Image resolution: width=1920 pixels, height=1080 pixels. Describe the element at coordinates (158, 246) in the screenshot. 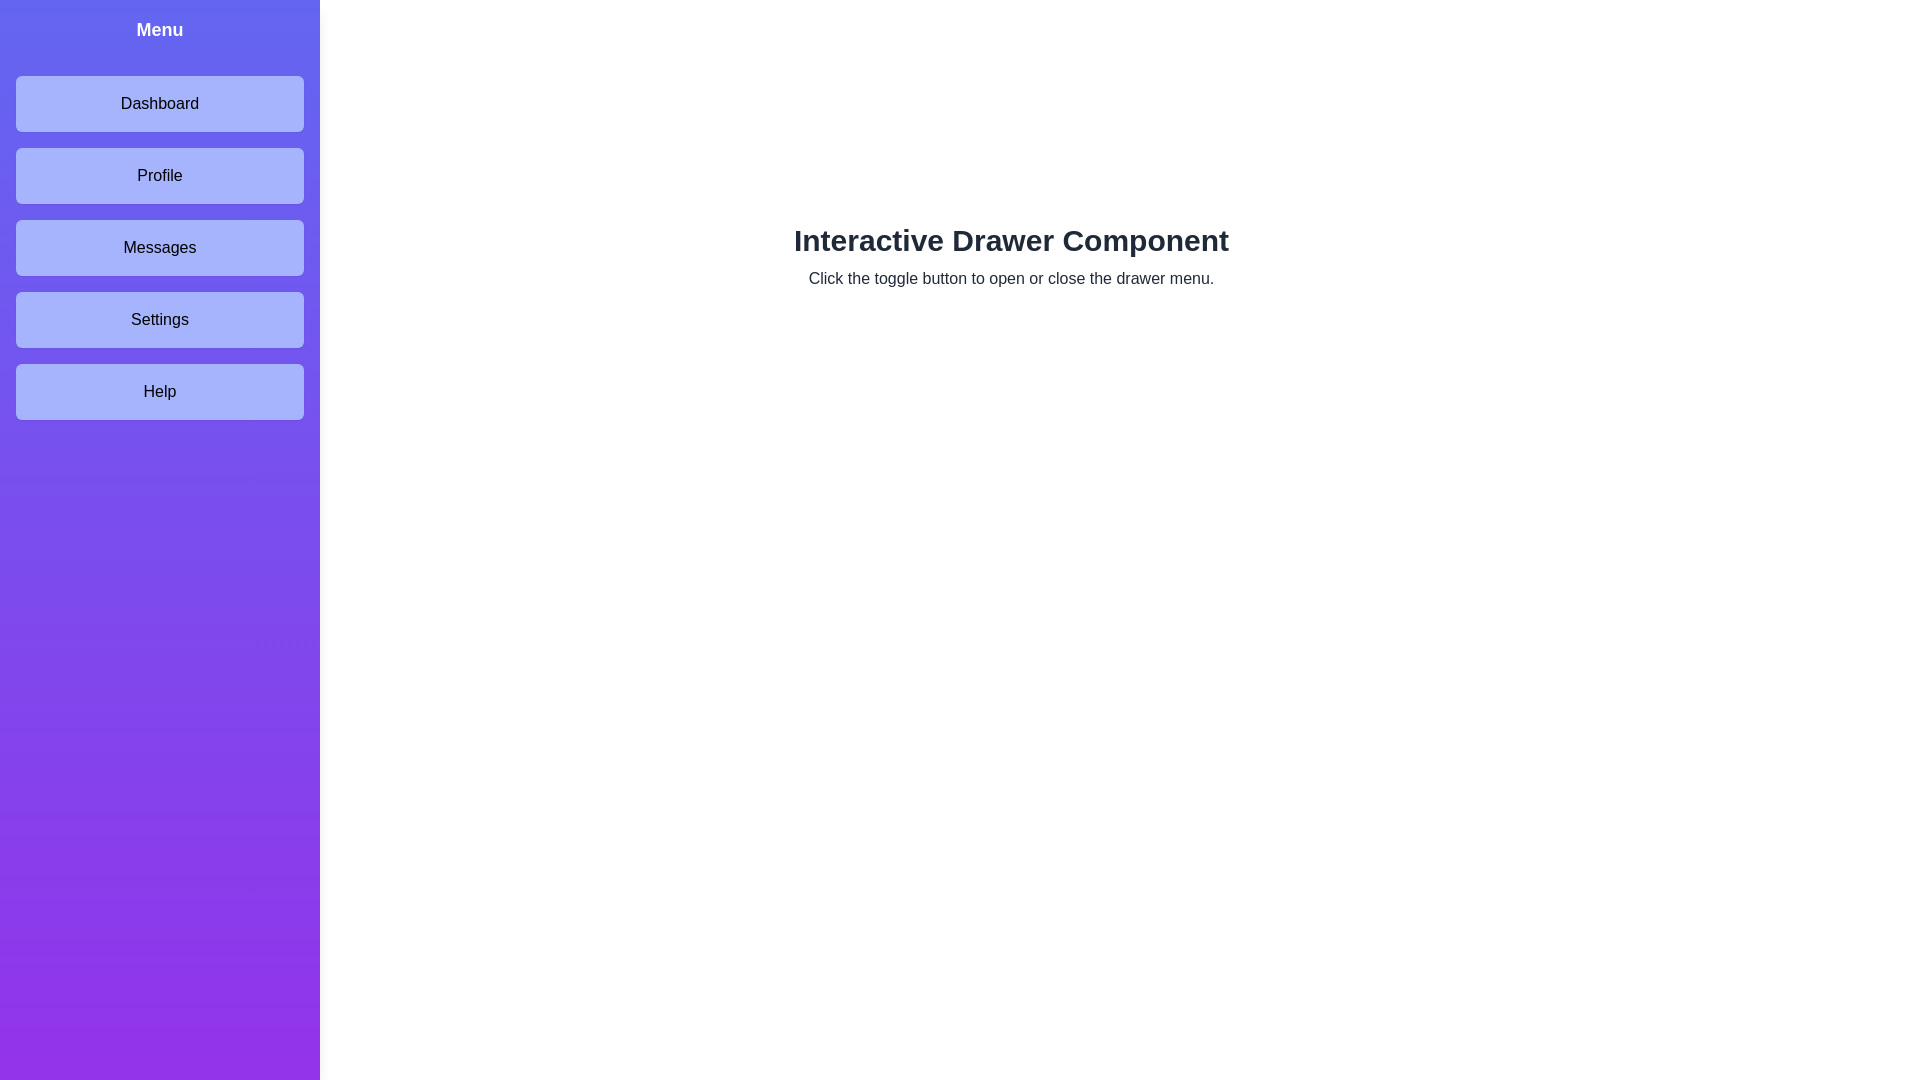

I see `the menu item labeled Messages by clicking on it` at that location.